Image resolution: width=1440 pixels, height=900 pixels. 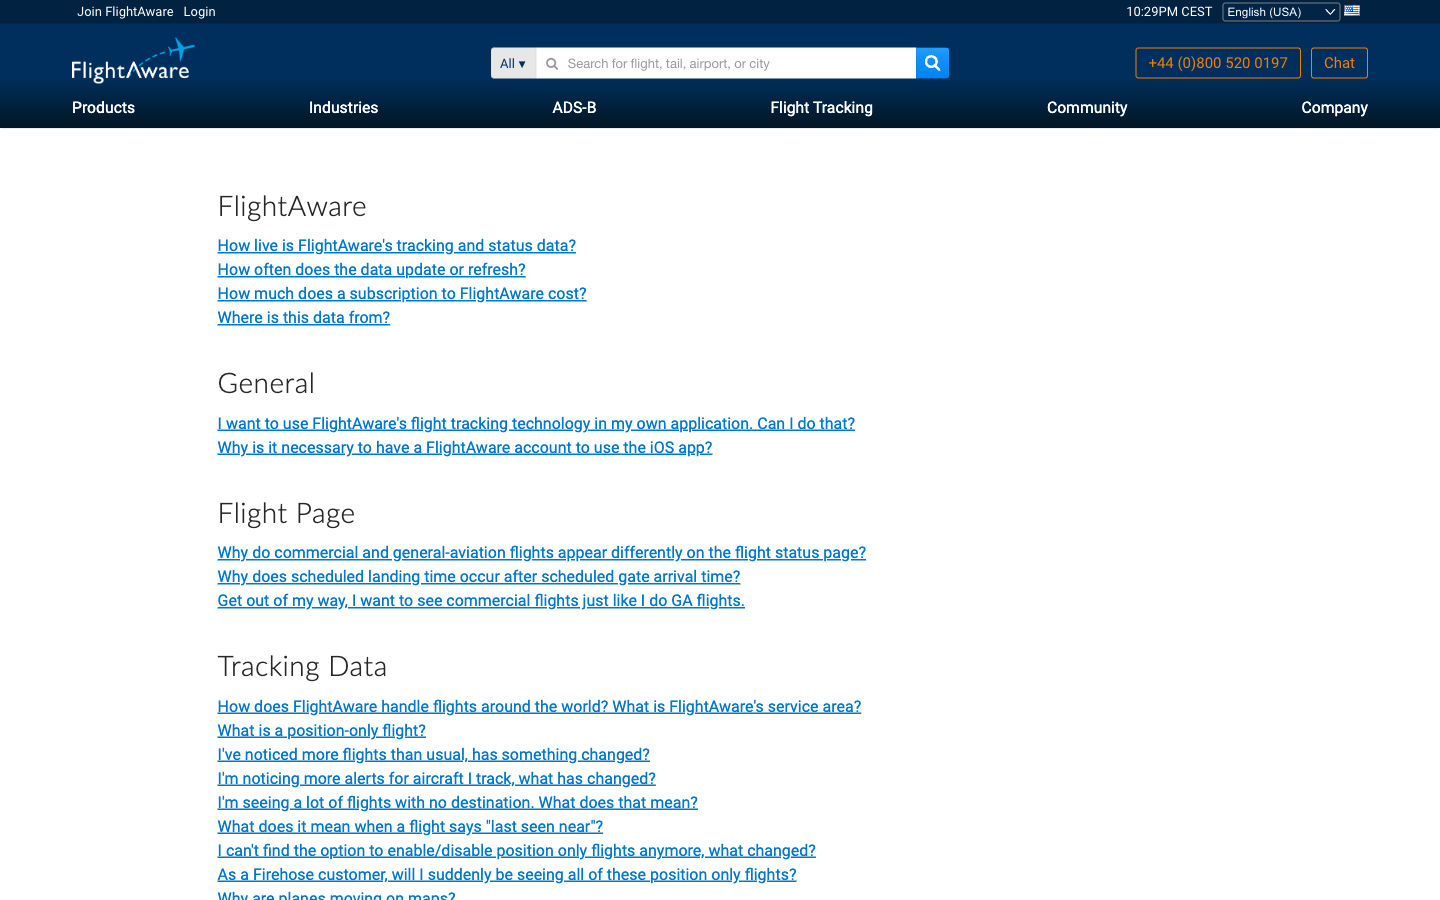 What do you see at coordinates (370, 268) in the screenshot?
I see `Check how often FlightAware"s data gets updated or refreshed` at bounding box center [370, 268].